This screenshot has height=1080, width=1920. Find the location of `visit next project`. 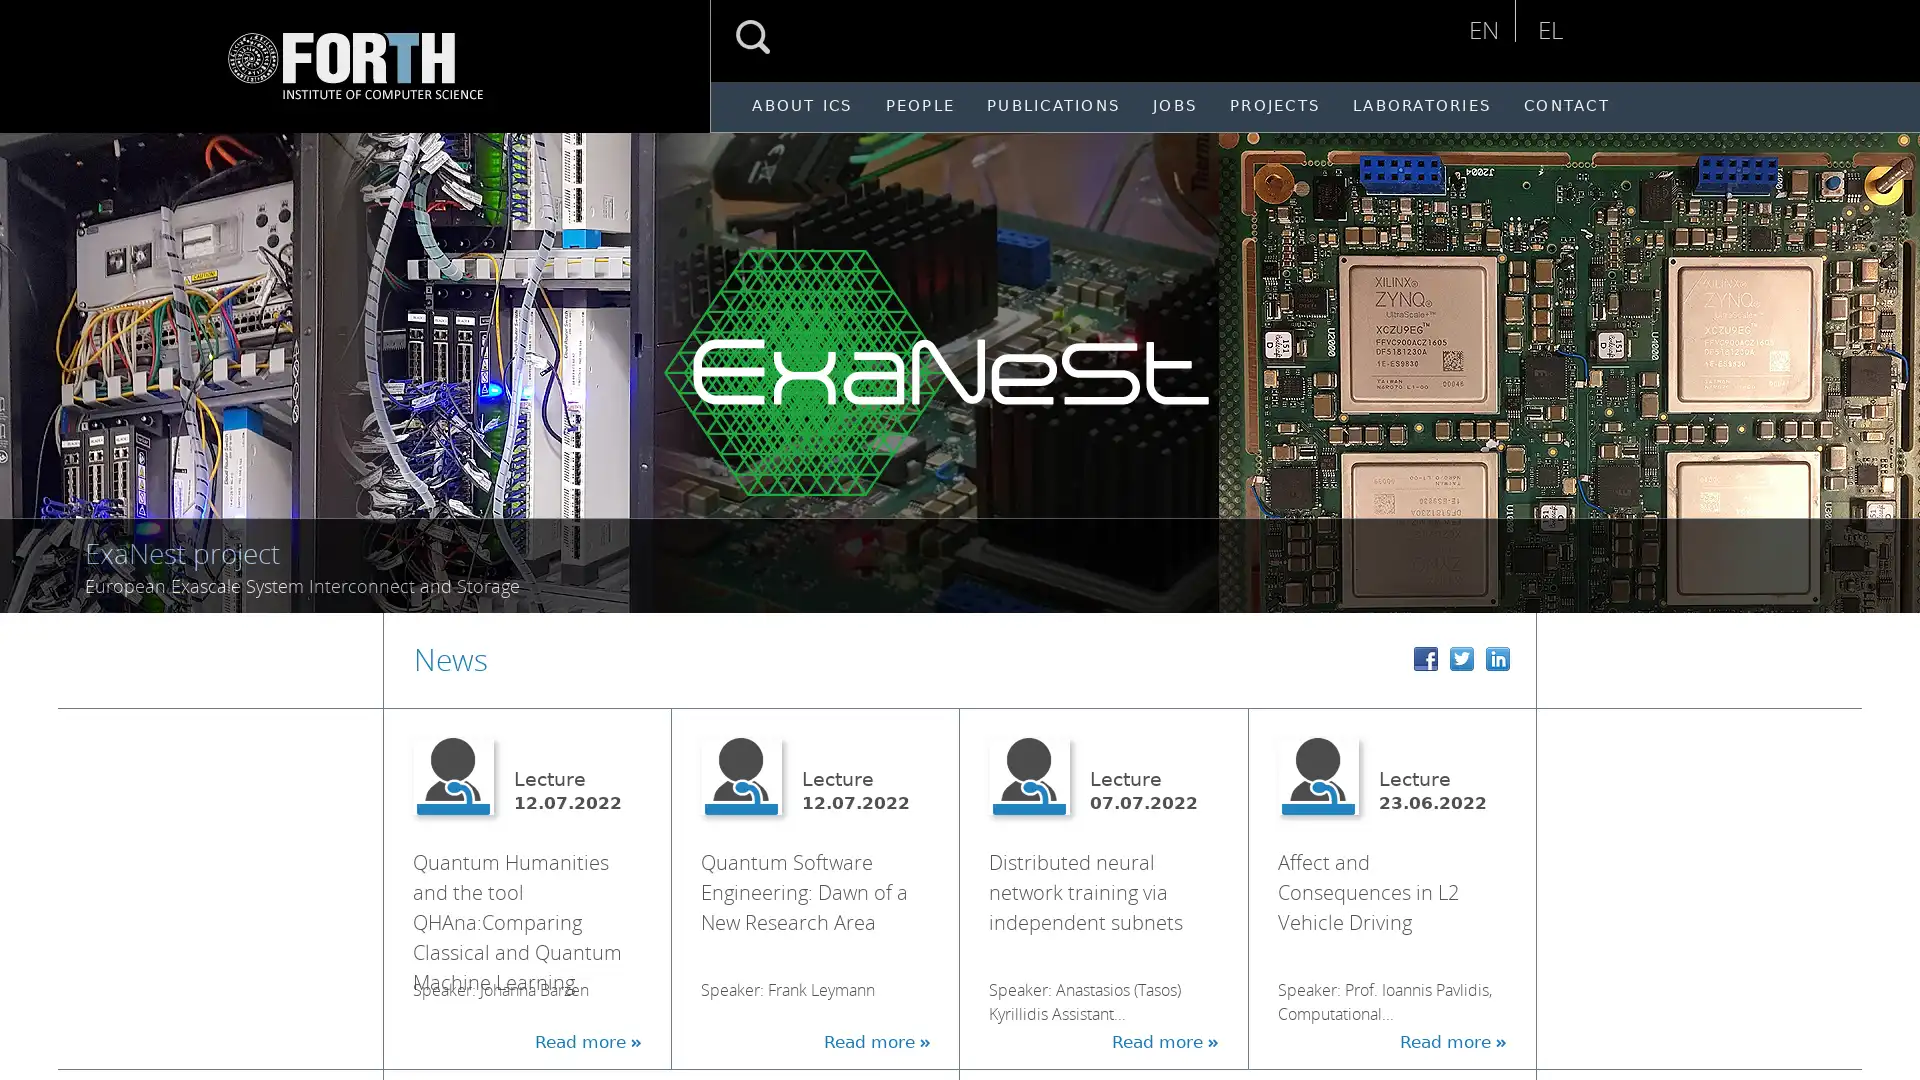

visit next project is located at coordinates (1889, 361).